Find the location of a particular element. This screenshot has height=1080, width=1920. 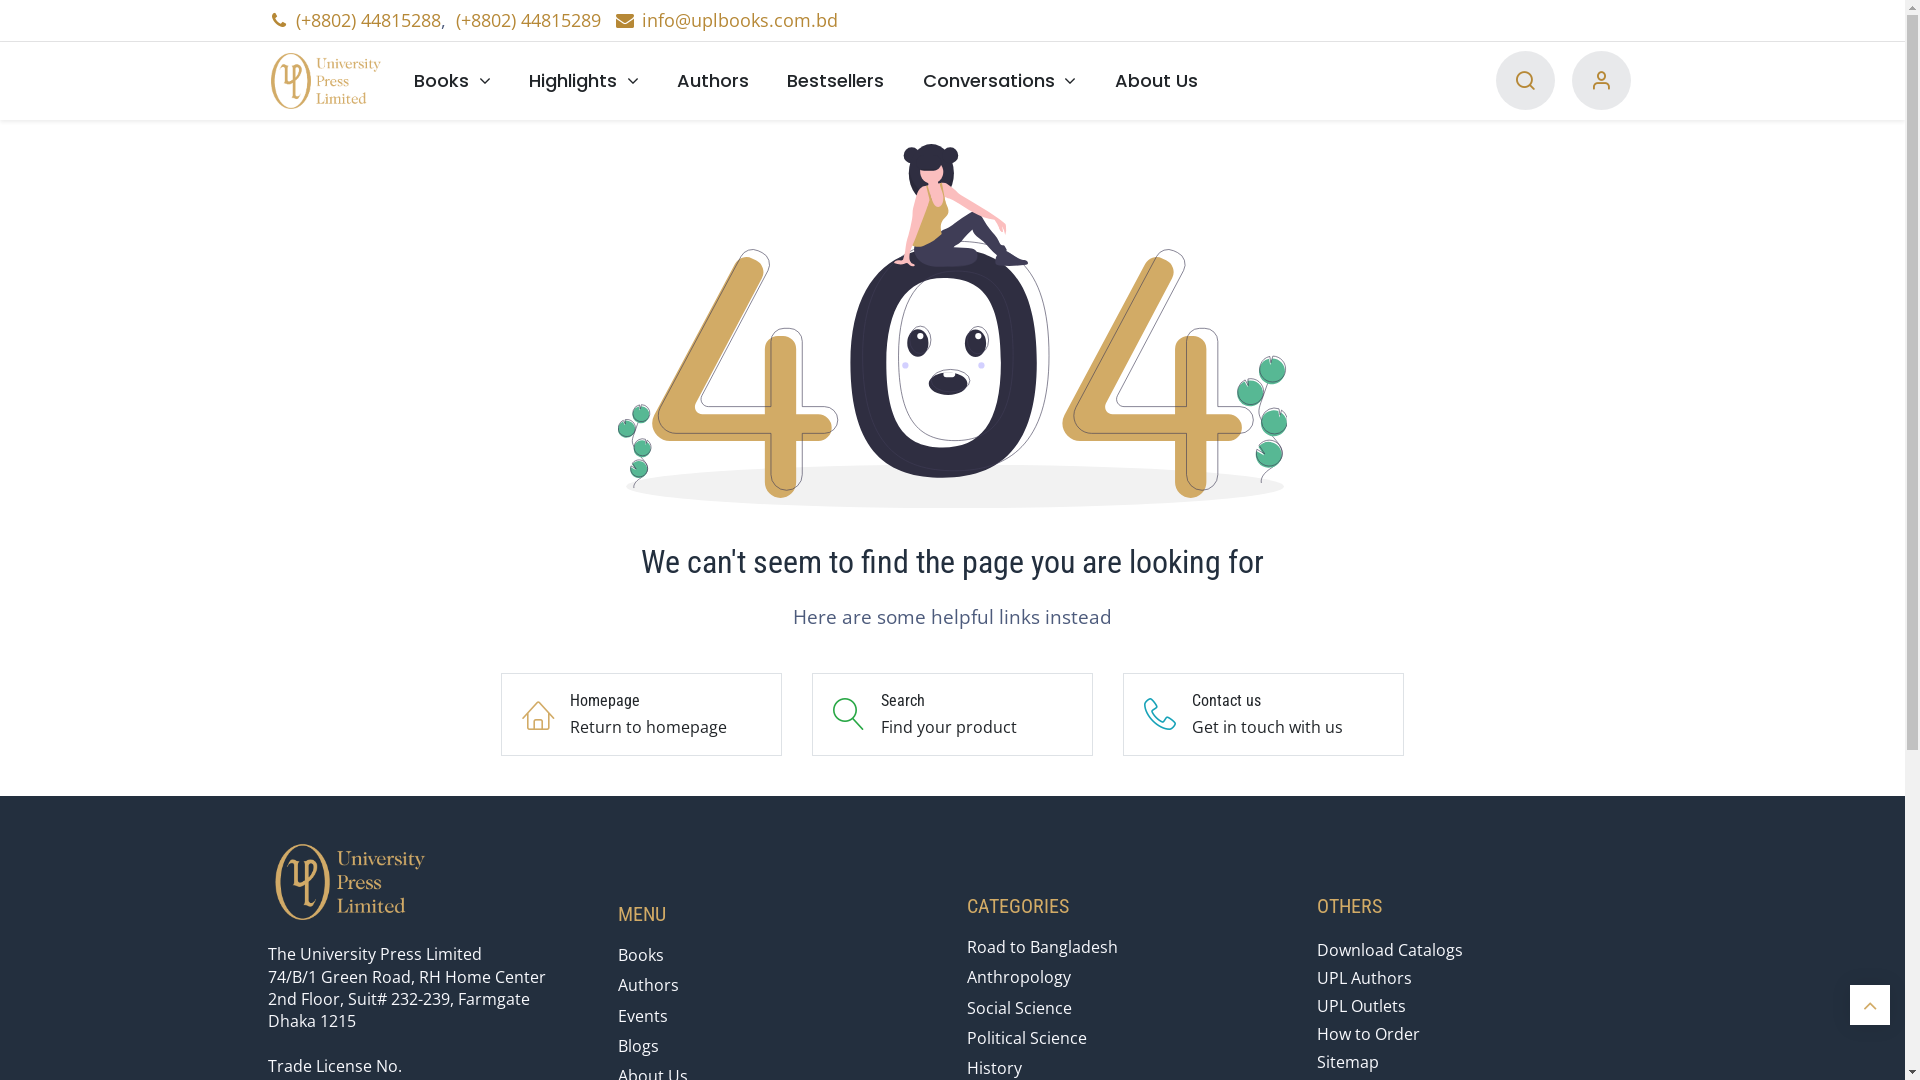

'Download Catalogs' is located at coordinates (1389, 948).